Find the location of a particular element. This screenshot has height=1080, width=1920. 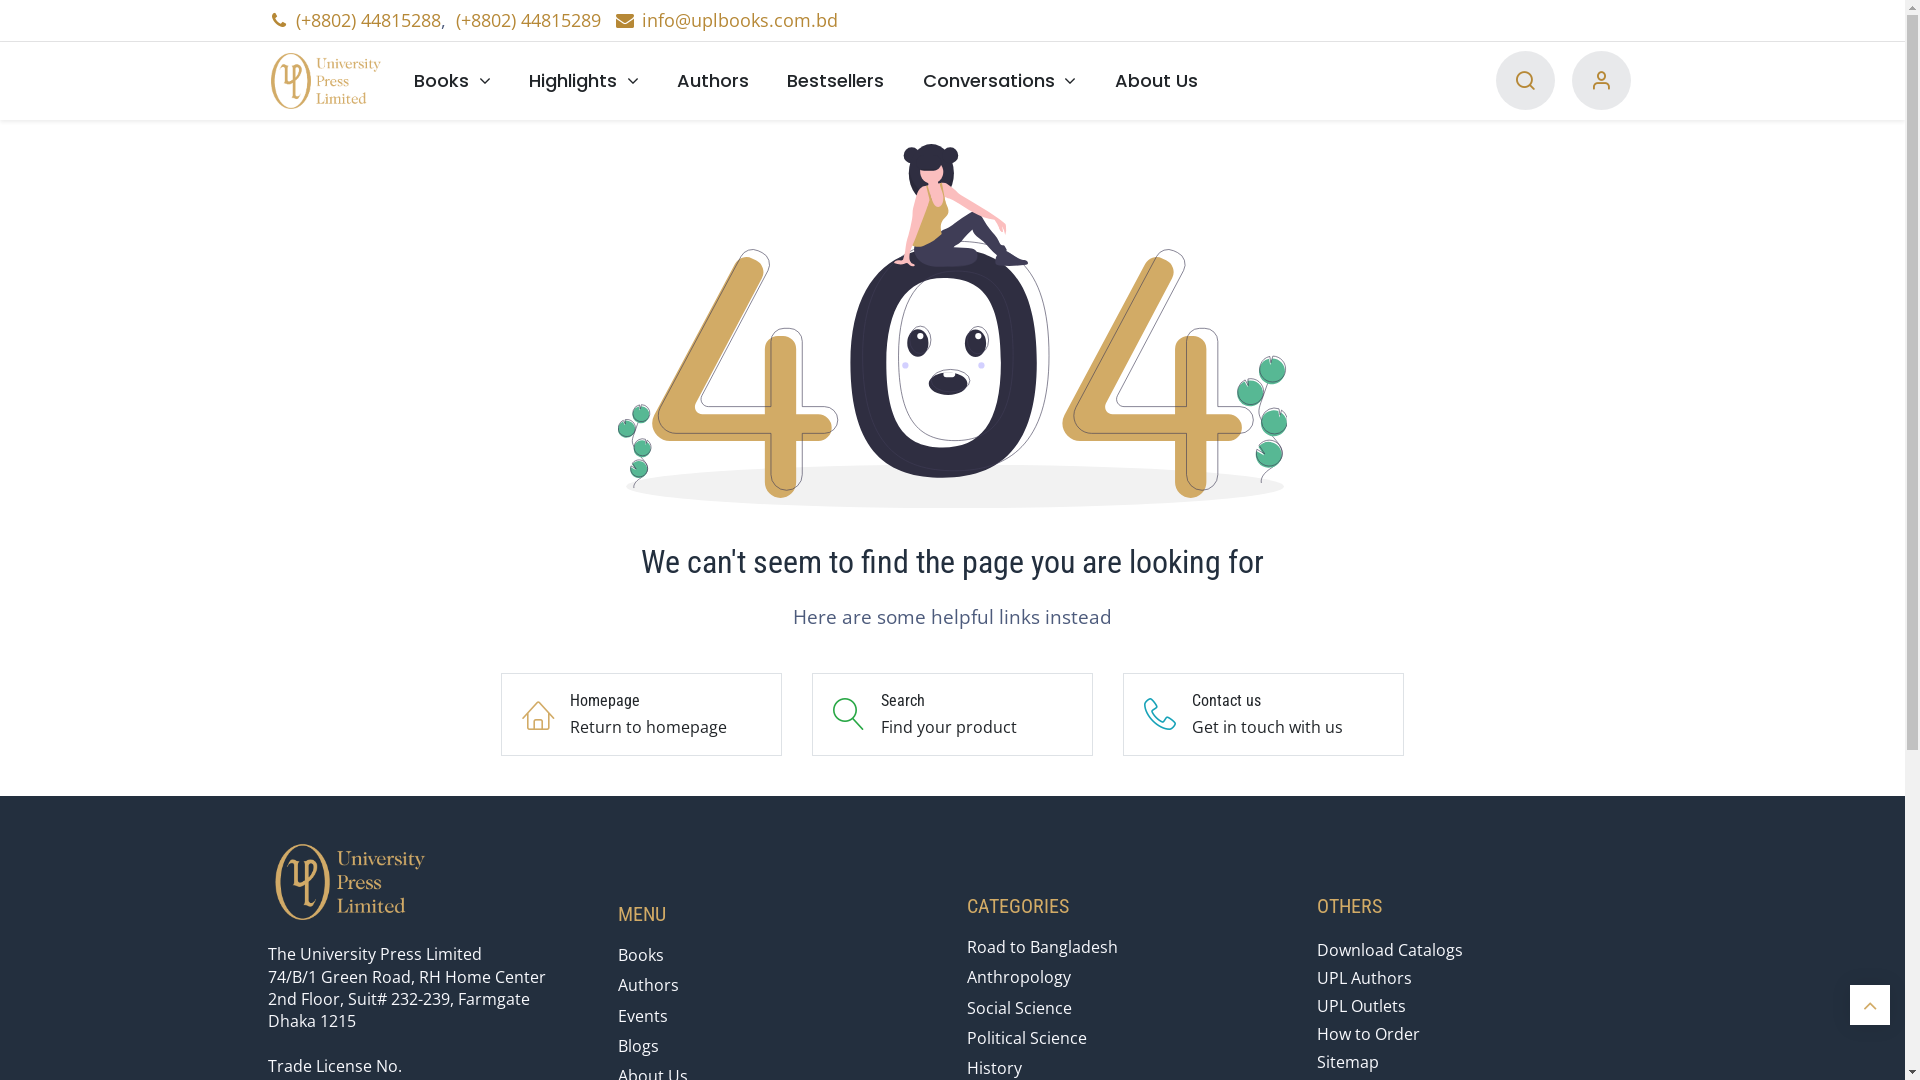

'Download Catalogs' is located at coordinates (1389, 948).